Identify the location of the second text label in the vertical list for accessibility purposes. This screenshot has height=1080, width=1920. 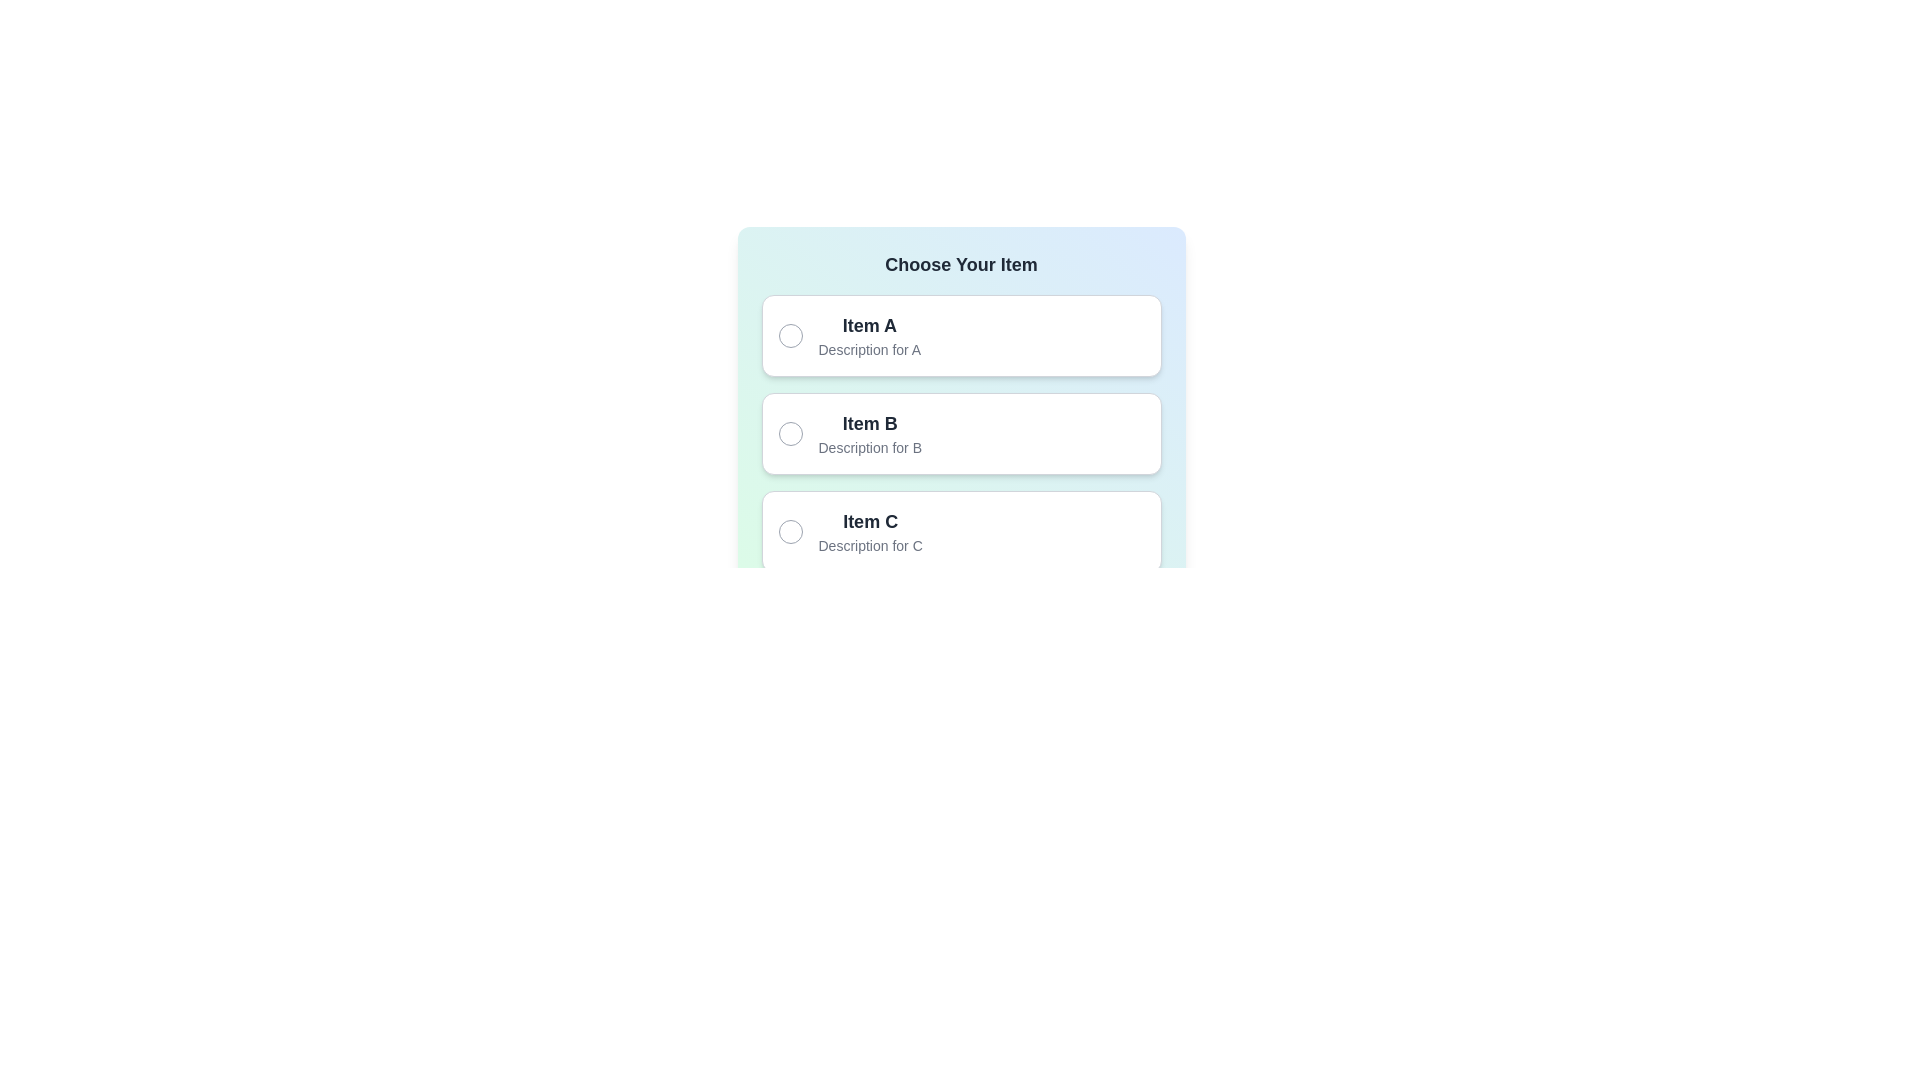
(870, 433).